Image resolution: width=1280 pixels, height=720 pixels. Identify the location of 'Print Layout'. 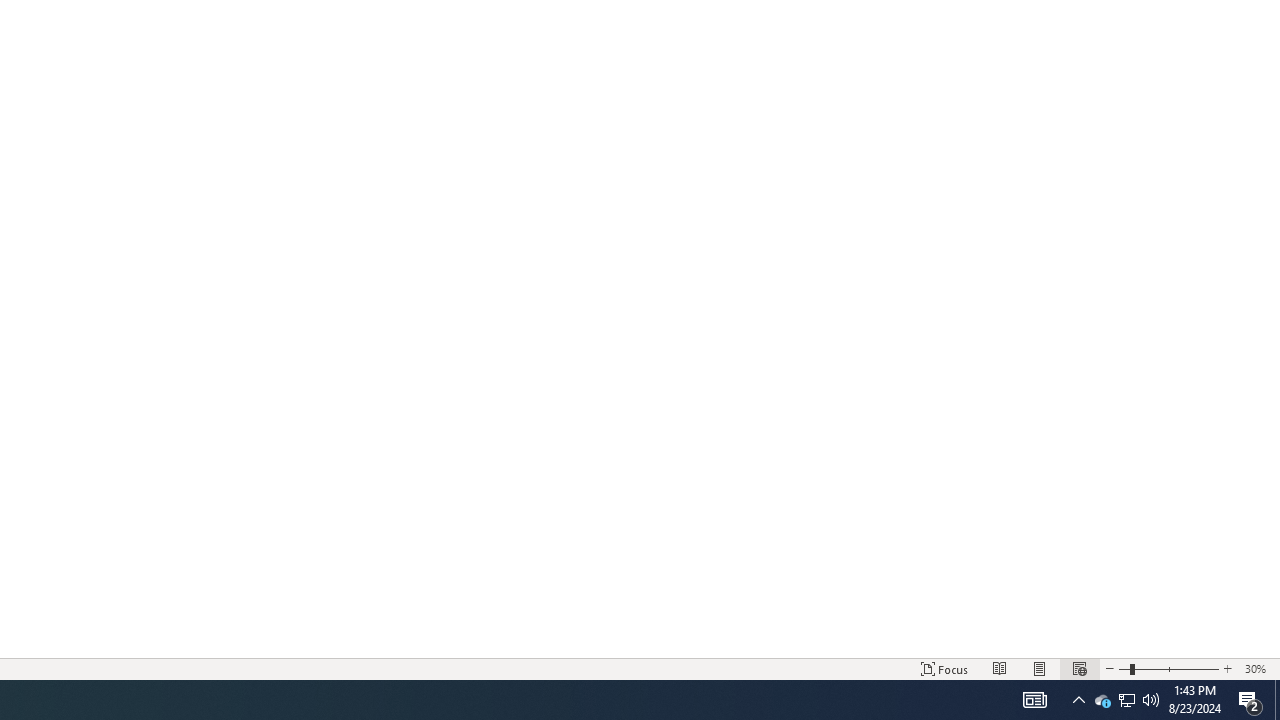
(1040, 669).